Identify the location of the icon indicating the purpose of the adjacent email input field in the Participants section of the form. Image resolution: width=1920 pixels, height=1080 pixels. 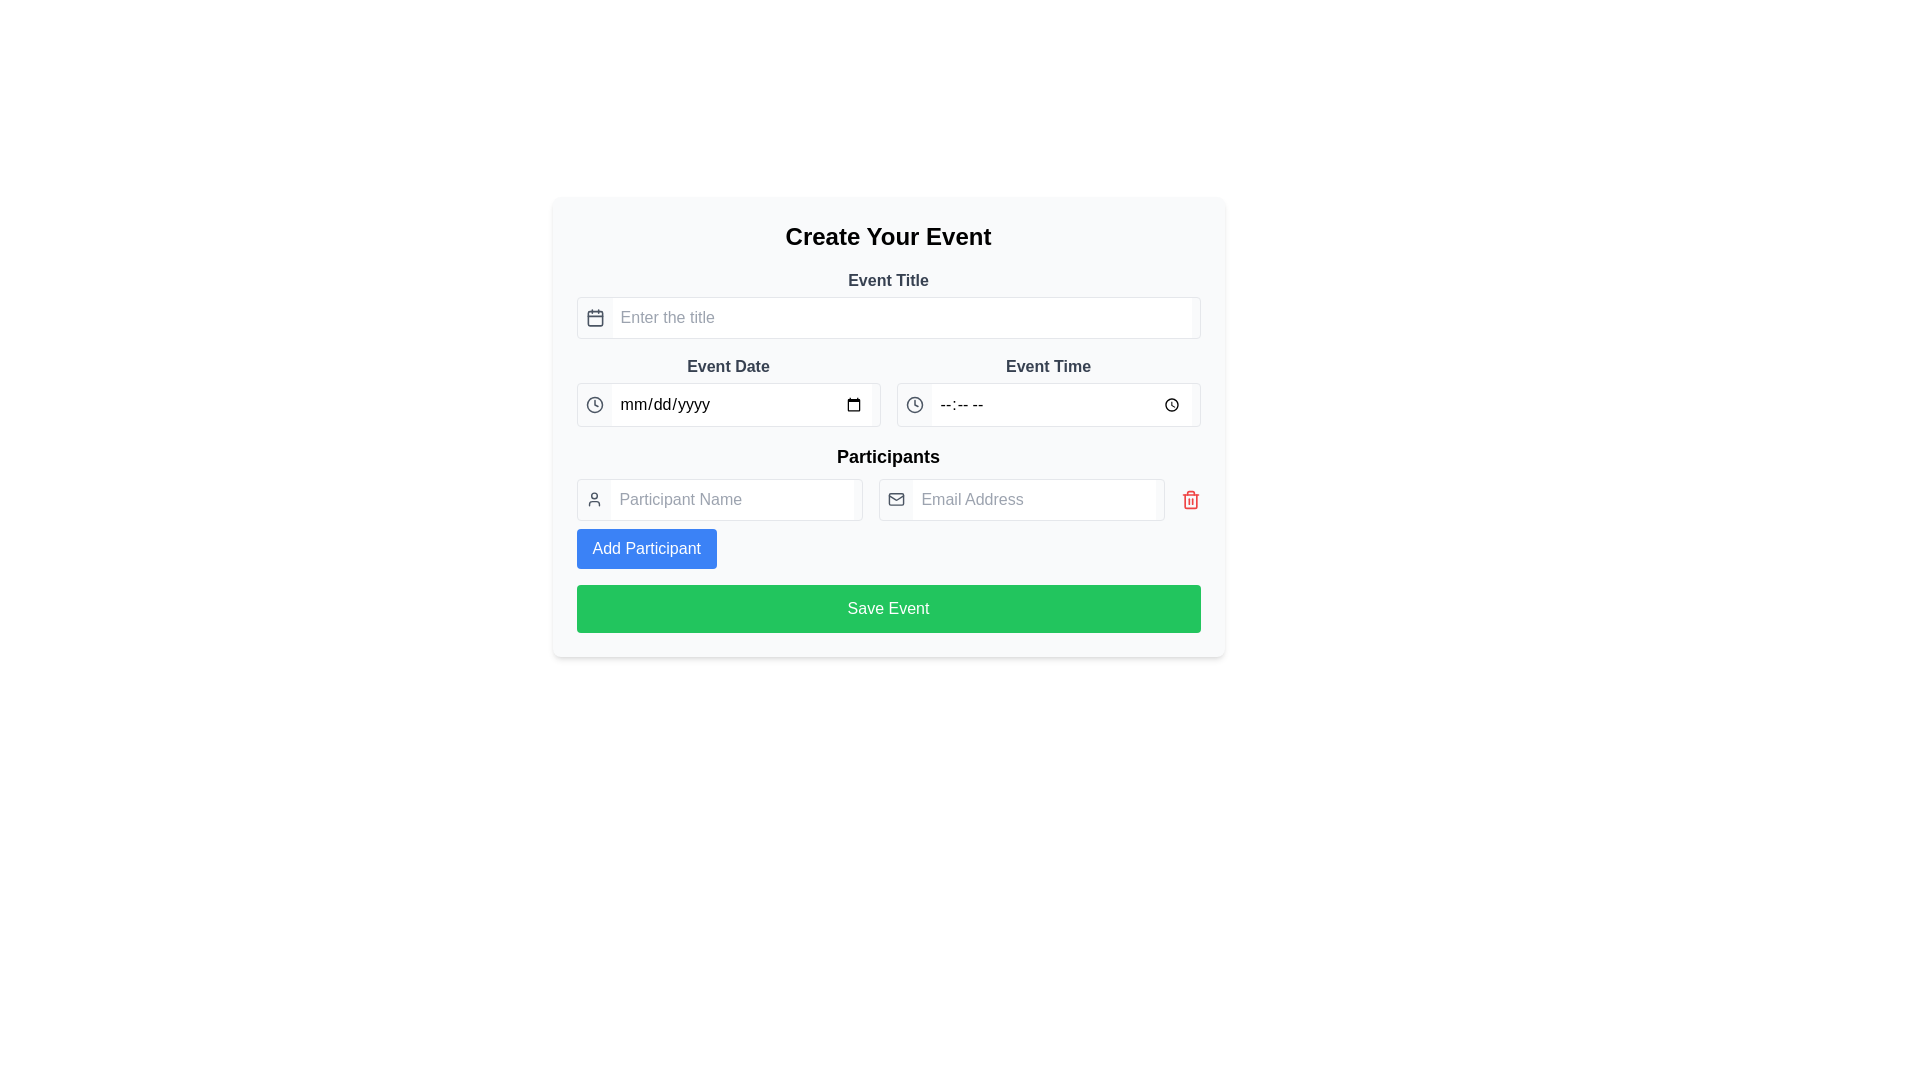
(895, 499).